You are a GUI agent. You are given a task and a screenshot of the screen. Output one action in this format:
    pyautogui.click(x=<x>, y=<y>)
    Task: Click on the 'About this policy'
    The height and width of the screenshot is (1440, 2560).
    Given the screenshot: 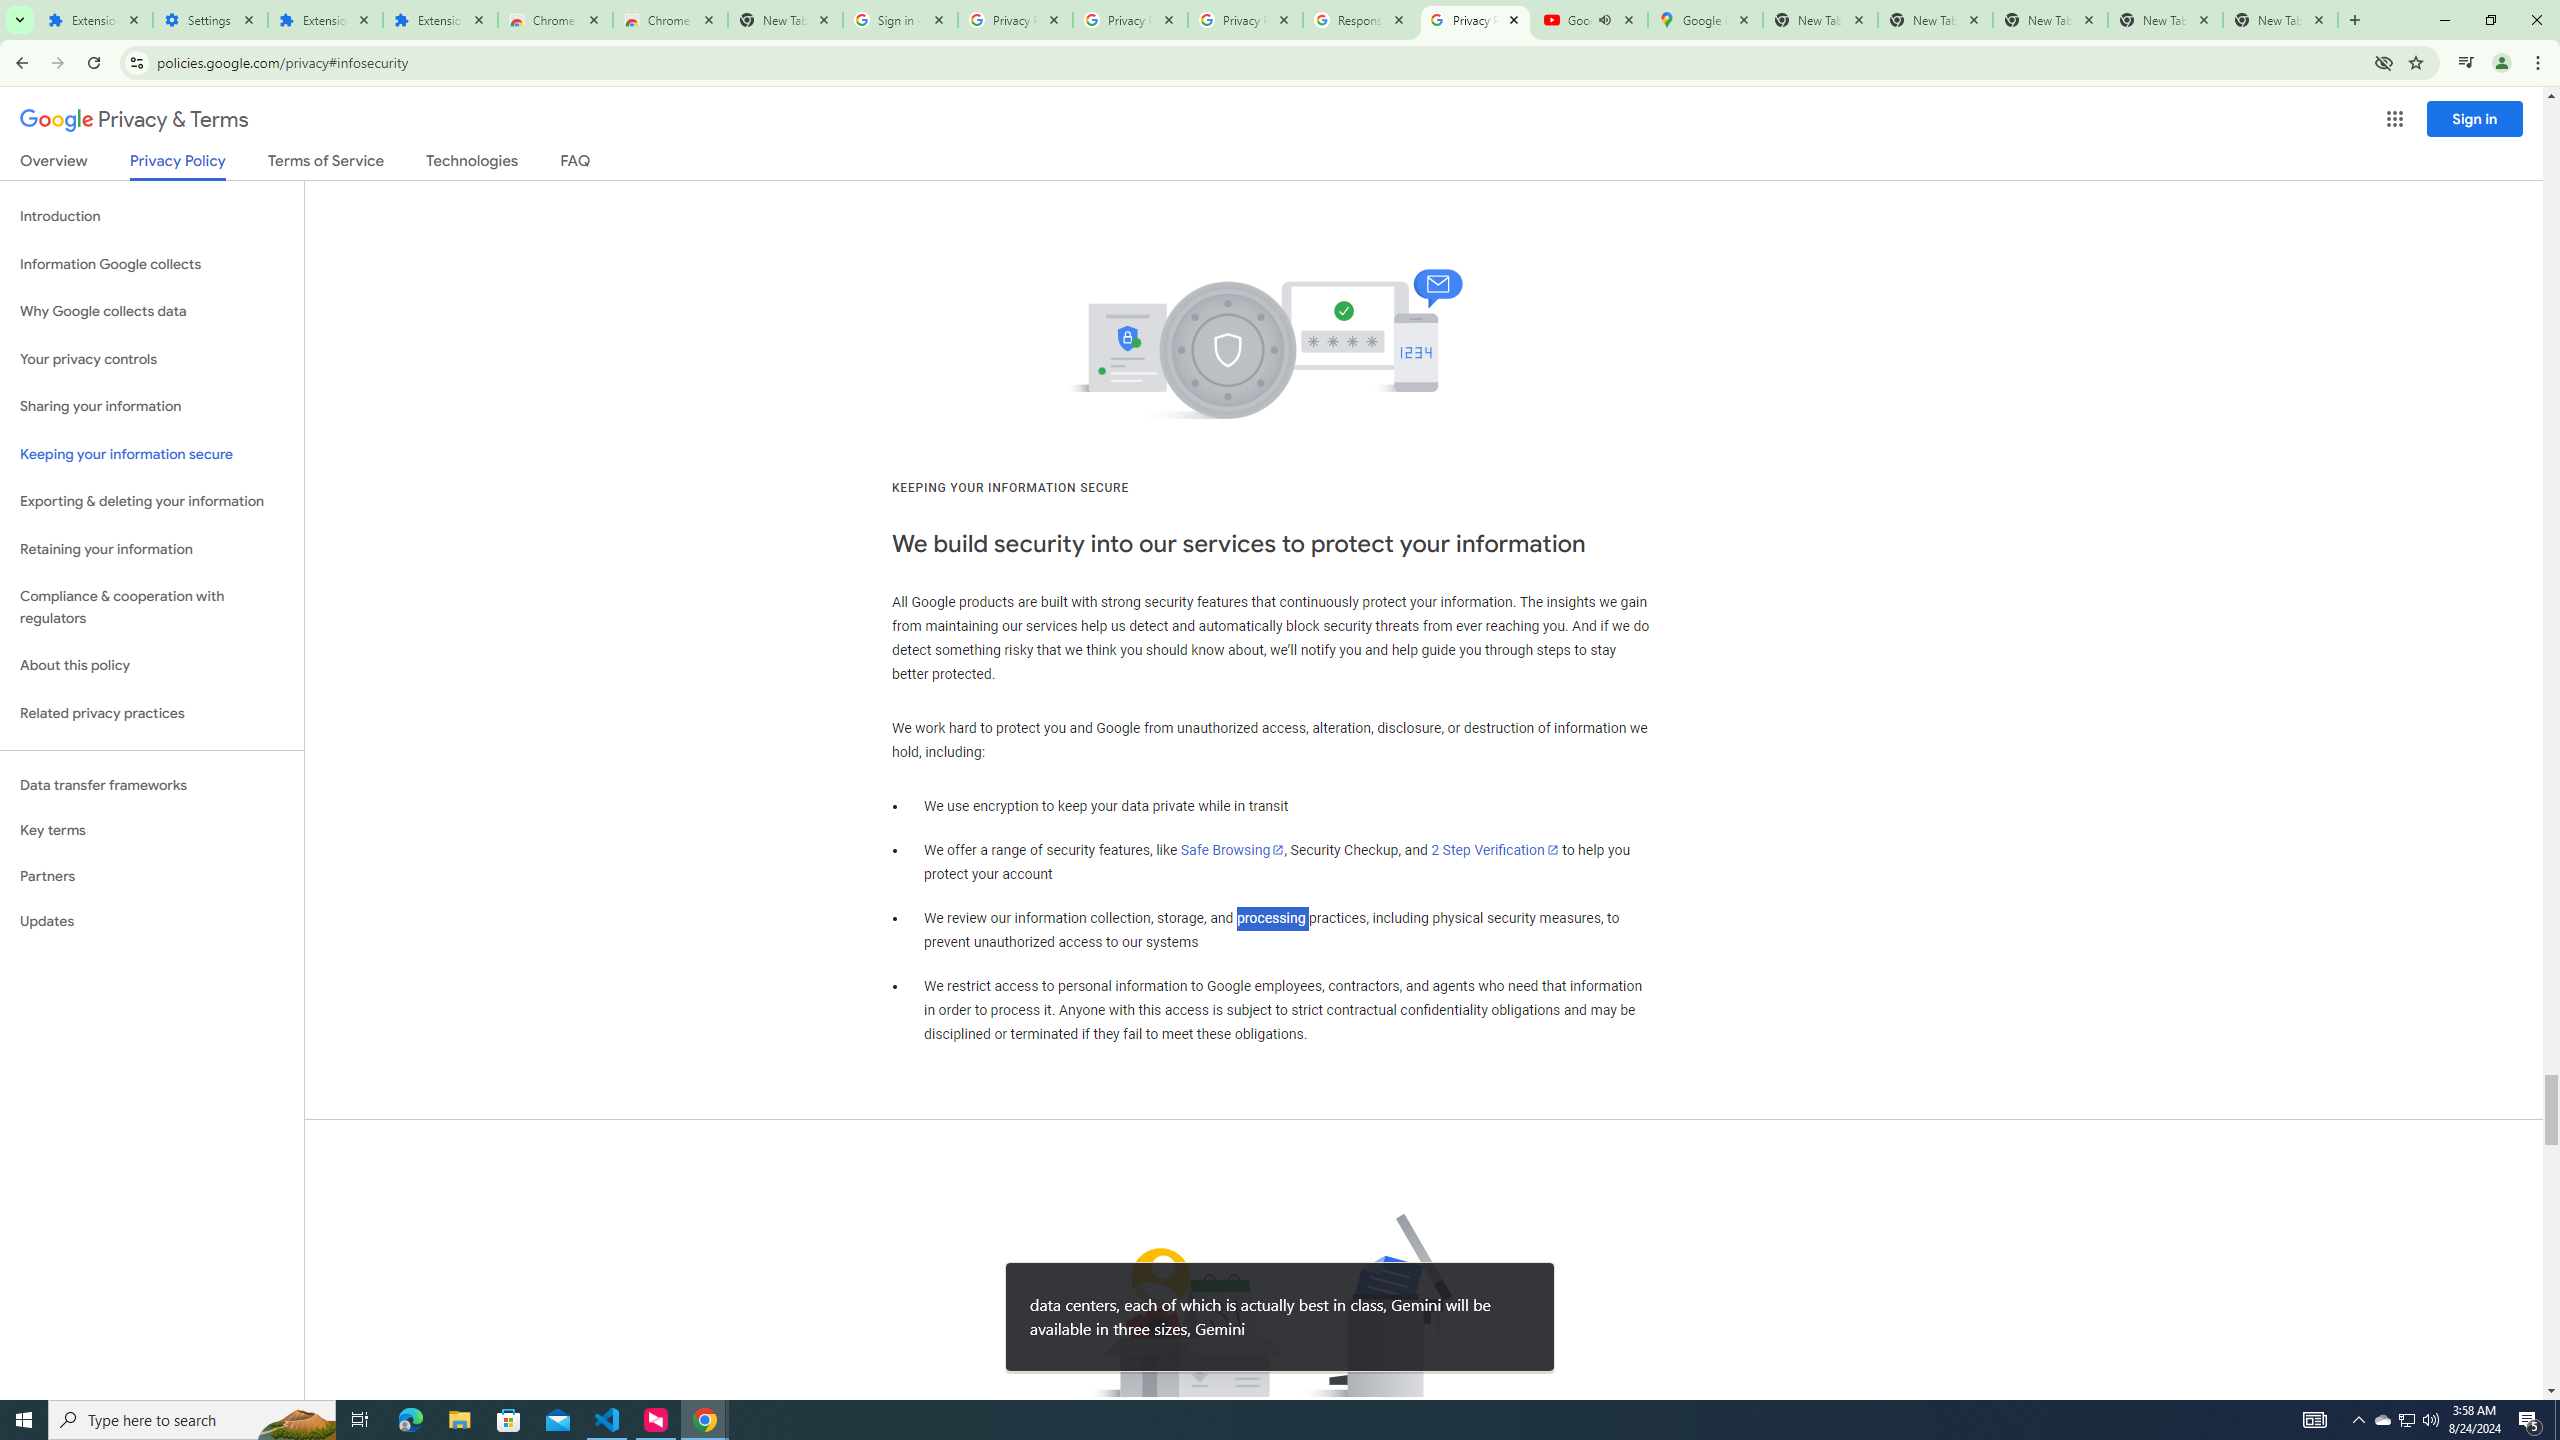 What is the action you would take?
    pyautogui.click(x=151, y=666)
    